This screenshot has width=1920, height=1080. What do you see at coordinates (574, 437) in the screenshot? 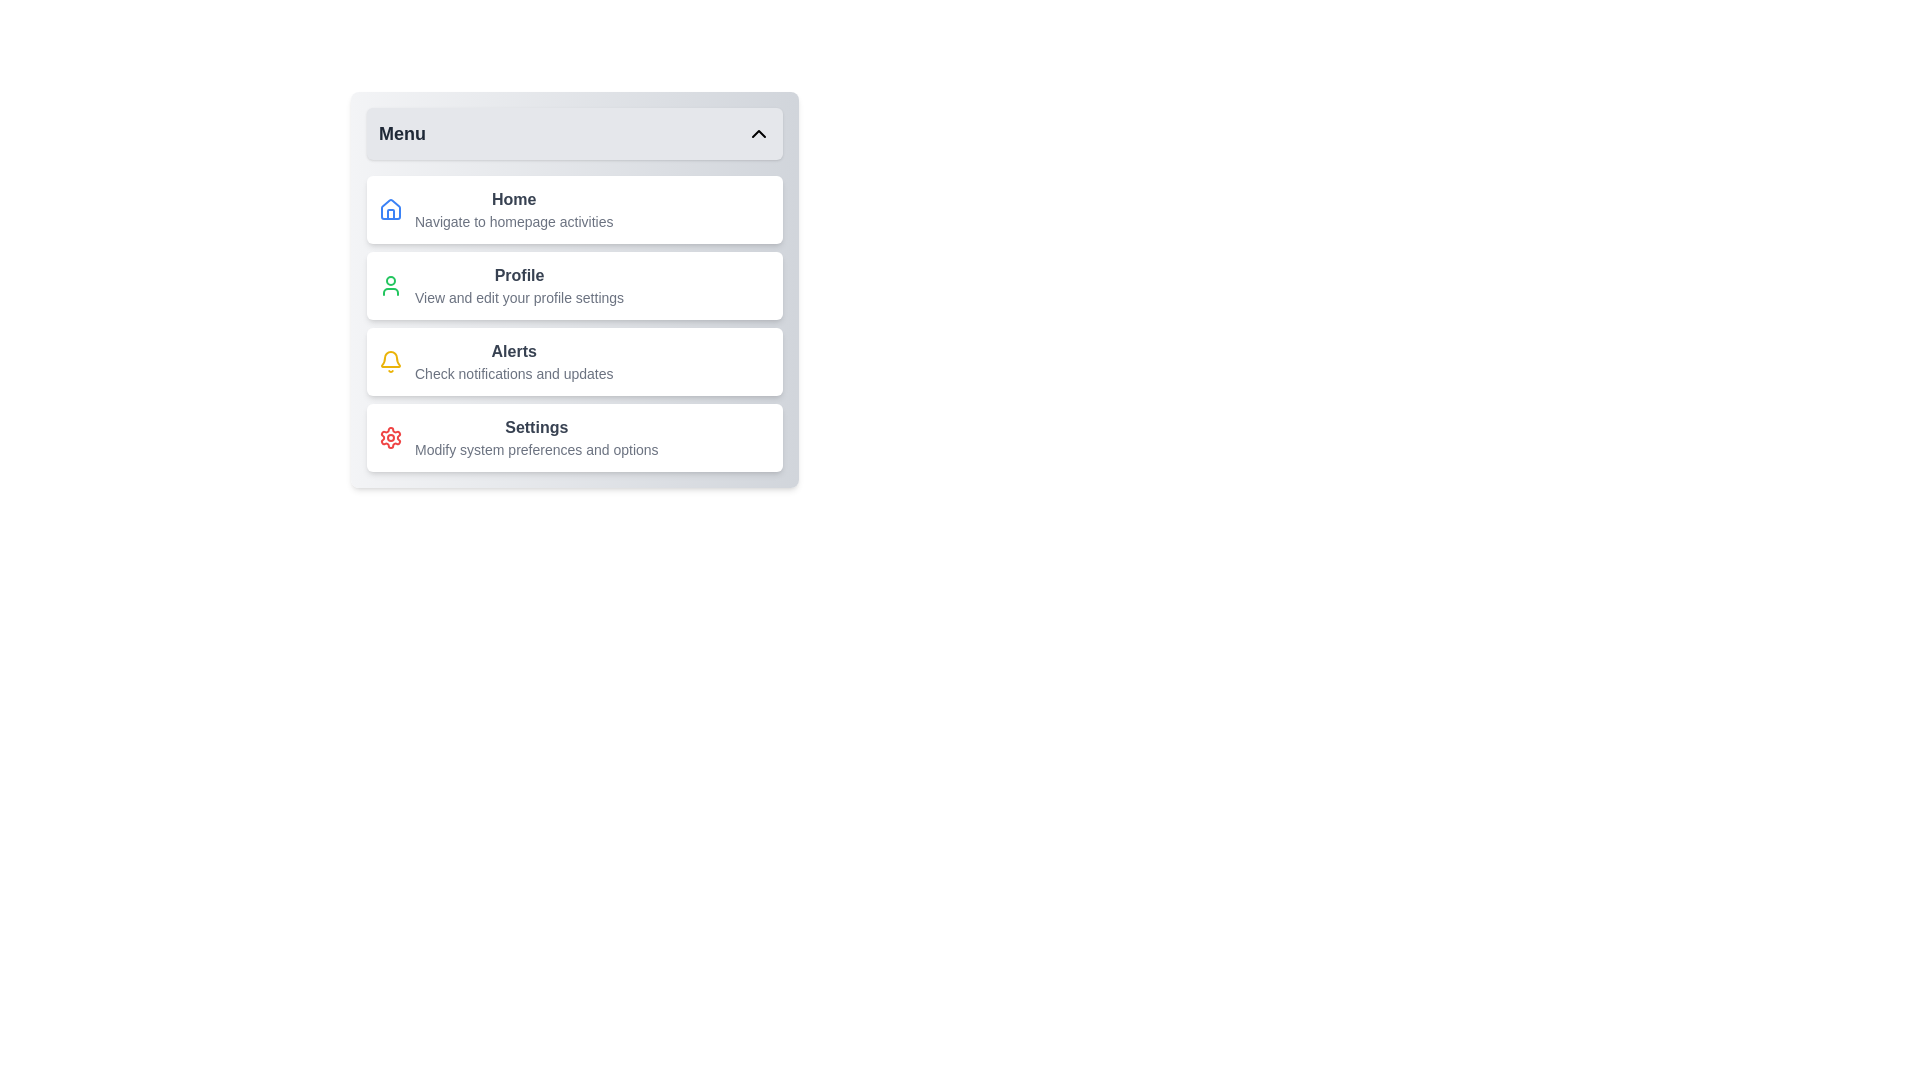
I see `the menu item labeled Settings` at bounding box center [574, 437].